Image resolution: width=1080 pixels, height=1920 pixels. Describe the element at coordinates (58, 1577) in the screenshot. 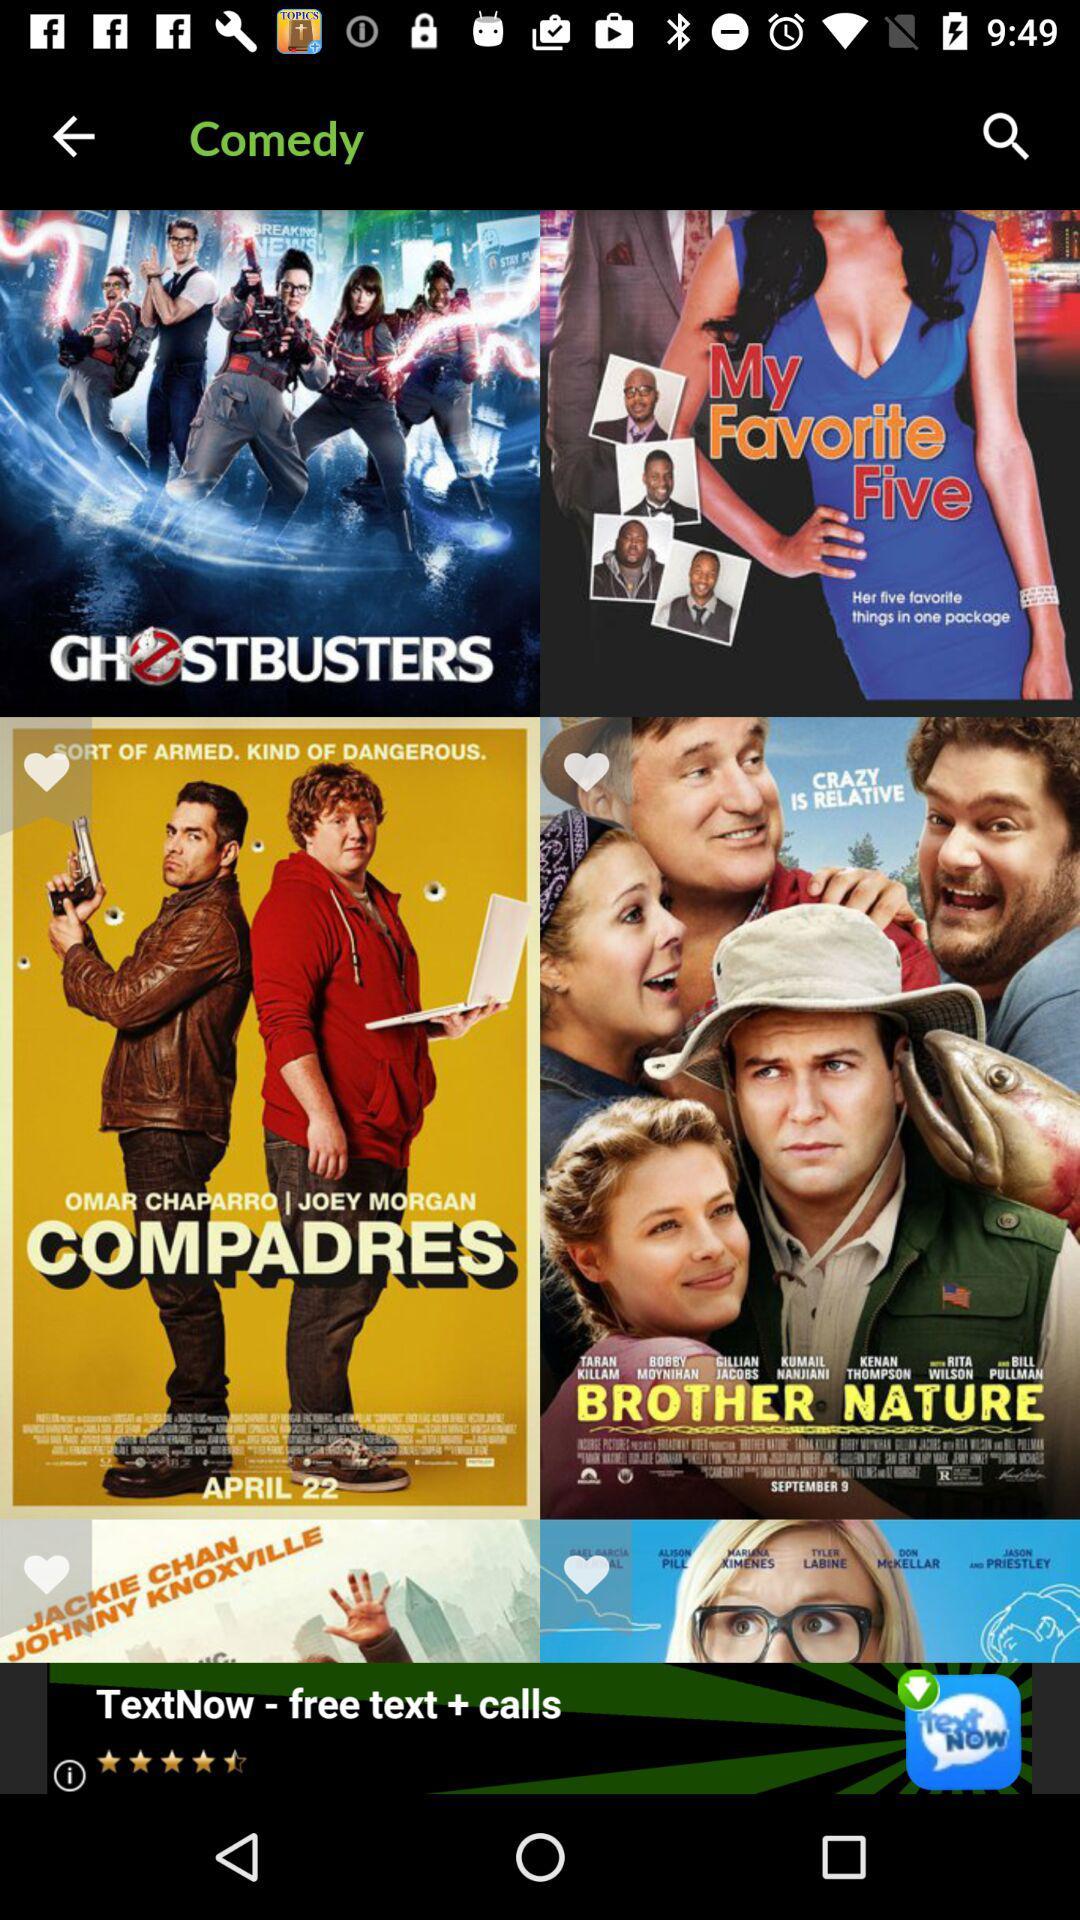

I see `mark as favorite` at that location.